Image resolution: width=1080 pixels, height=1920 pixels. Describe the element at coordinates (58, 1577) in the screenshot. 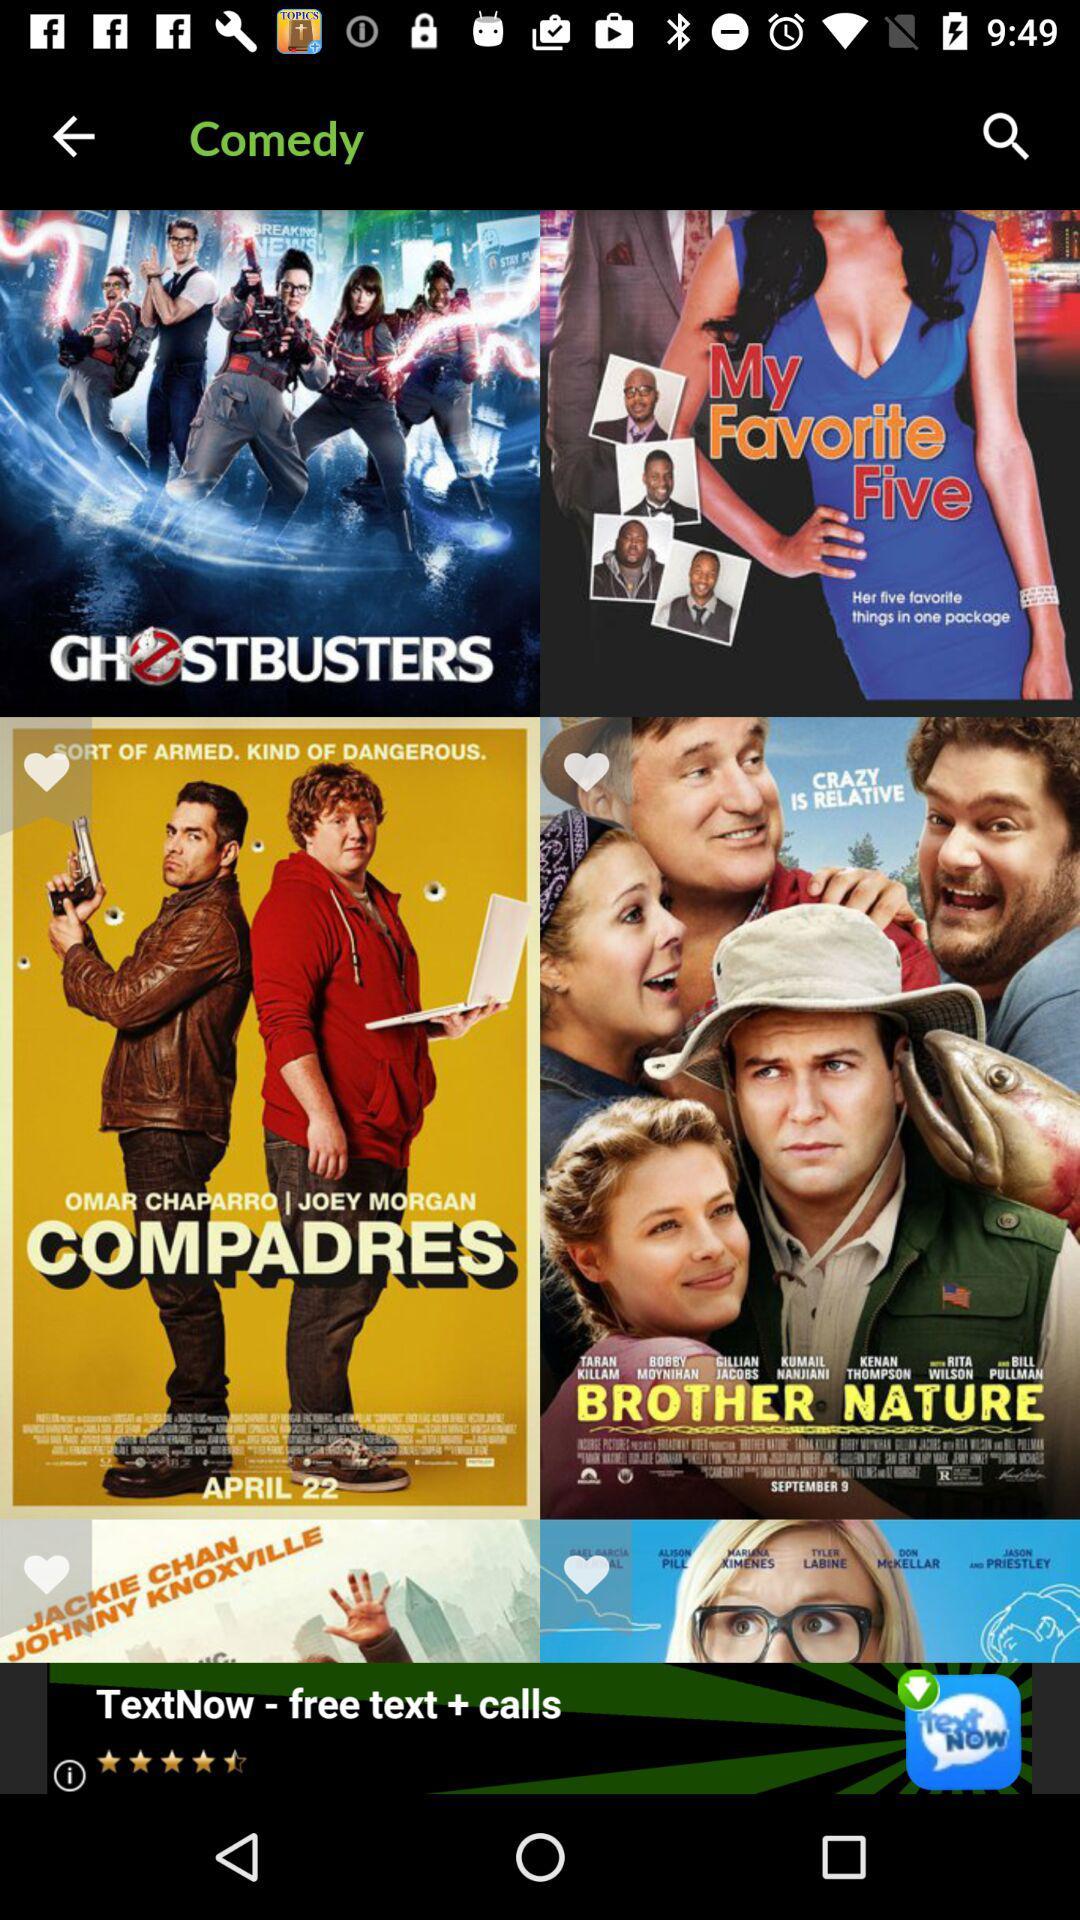

I see `mark as favorite` at that location.